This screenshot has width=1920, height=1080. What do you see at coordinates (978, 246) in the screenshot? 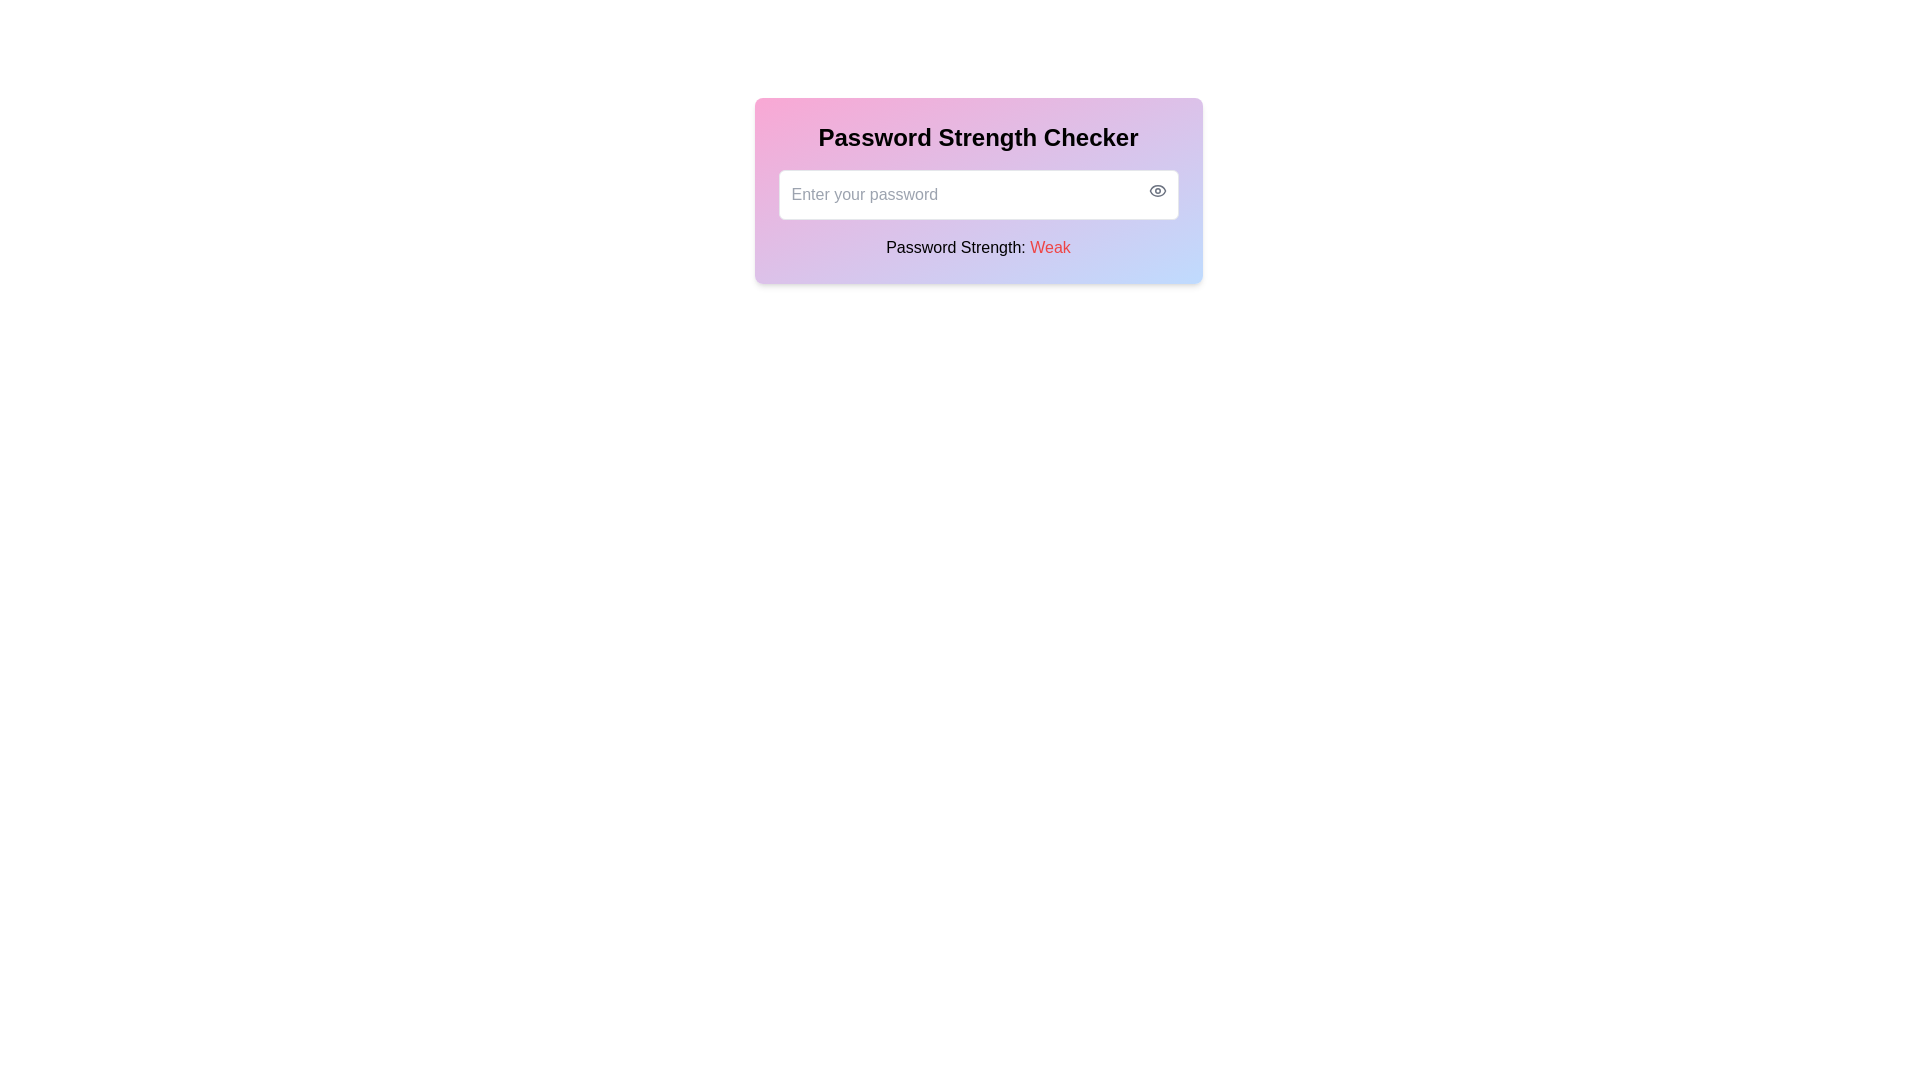
I see `displayed information from the text label that shows 'Password Strength: Weak' in the Password Strength Checker interface, which is located towards the bottom section of the interface` at bounding box center [978, 246].